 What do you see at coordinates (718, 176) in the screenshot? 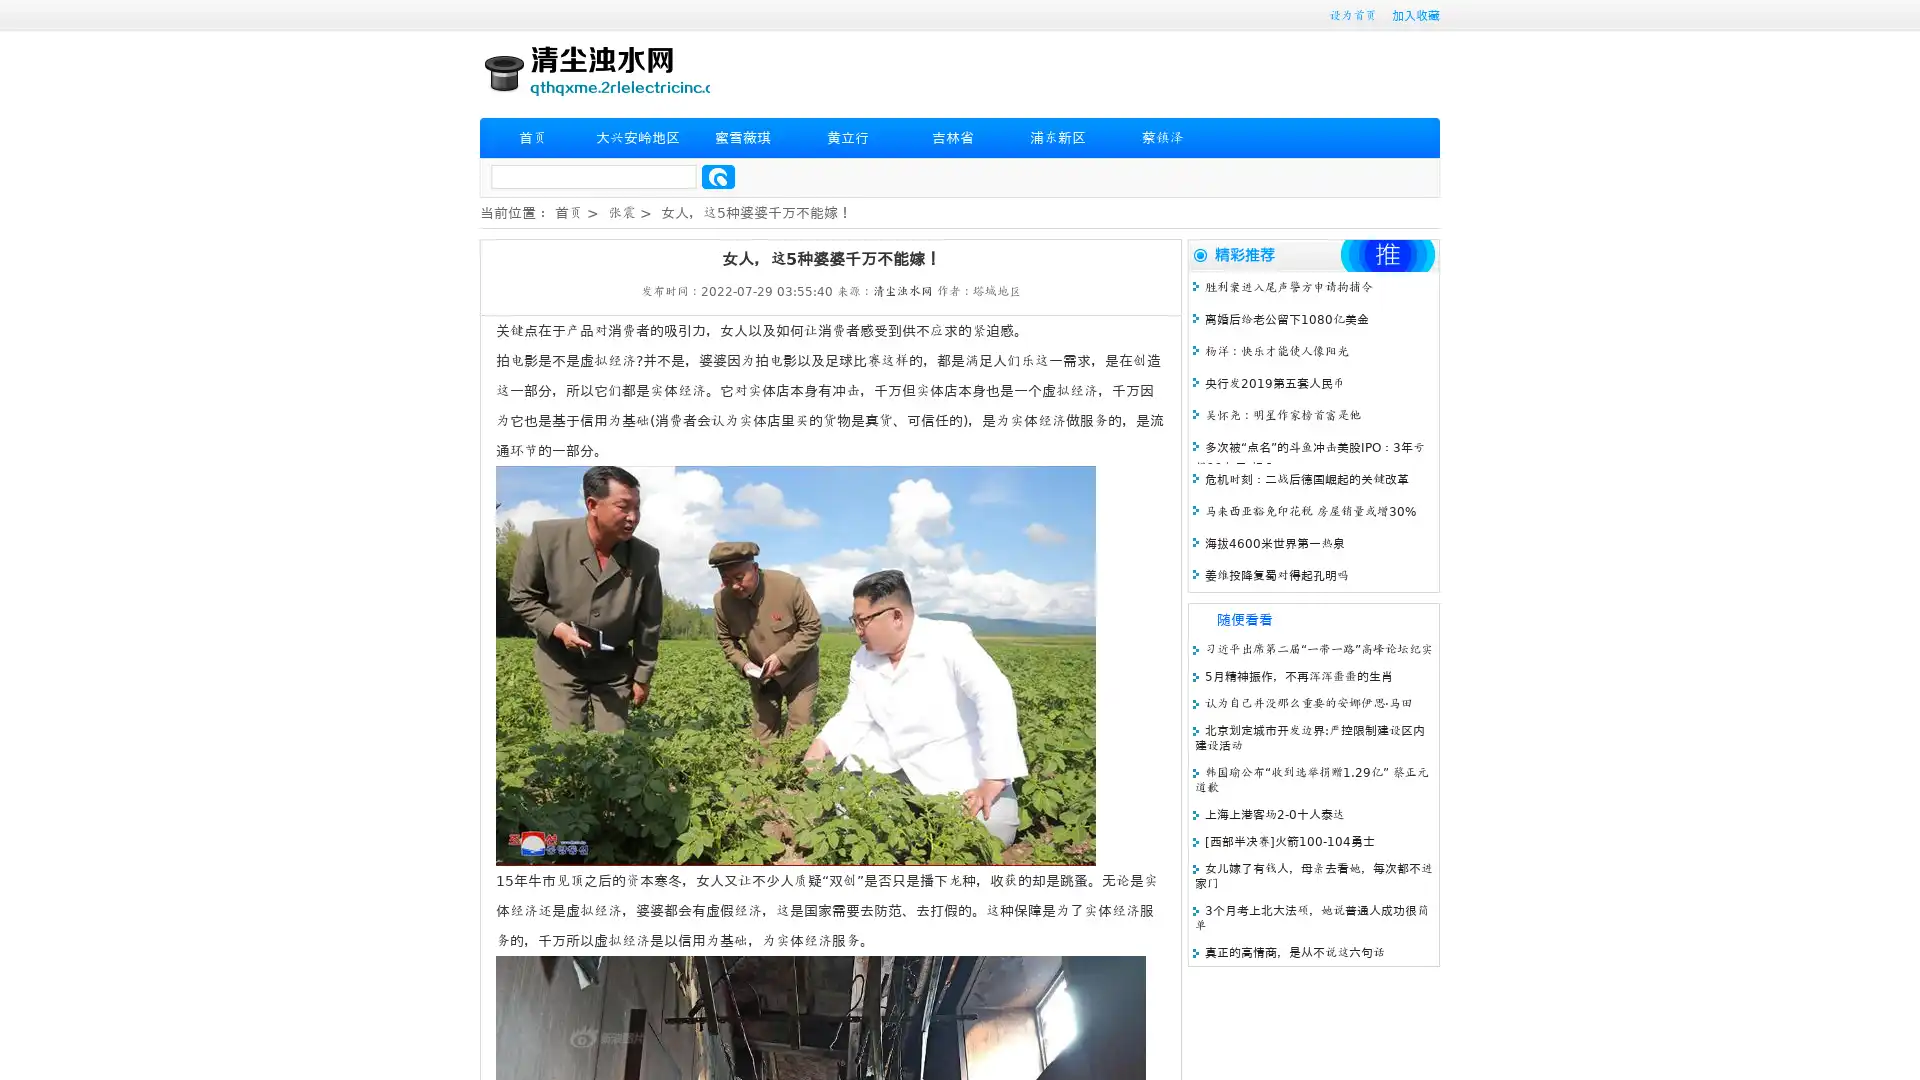
I see `Search` at bounding box center [718, 176].